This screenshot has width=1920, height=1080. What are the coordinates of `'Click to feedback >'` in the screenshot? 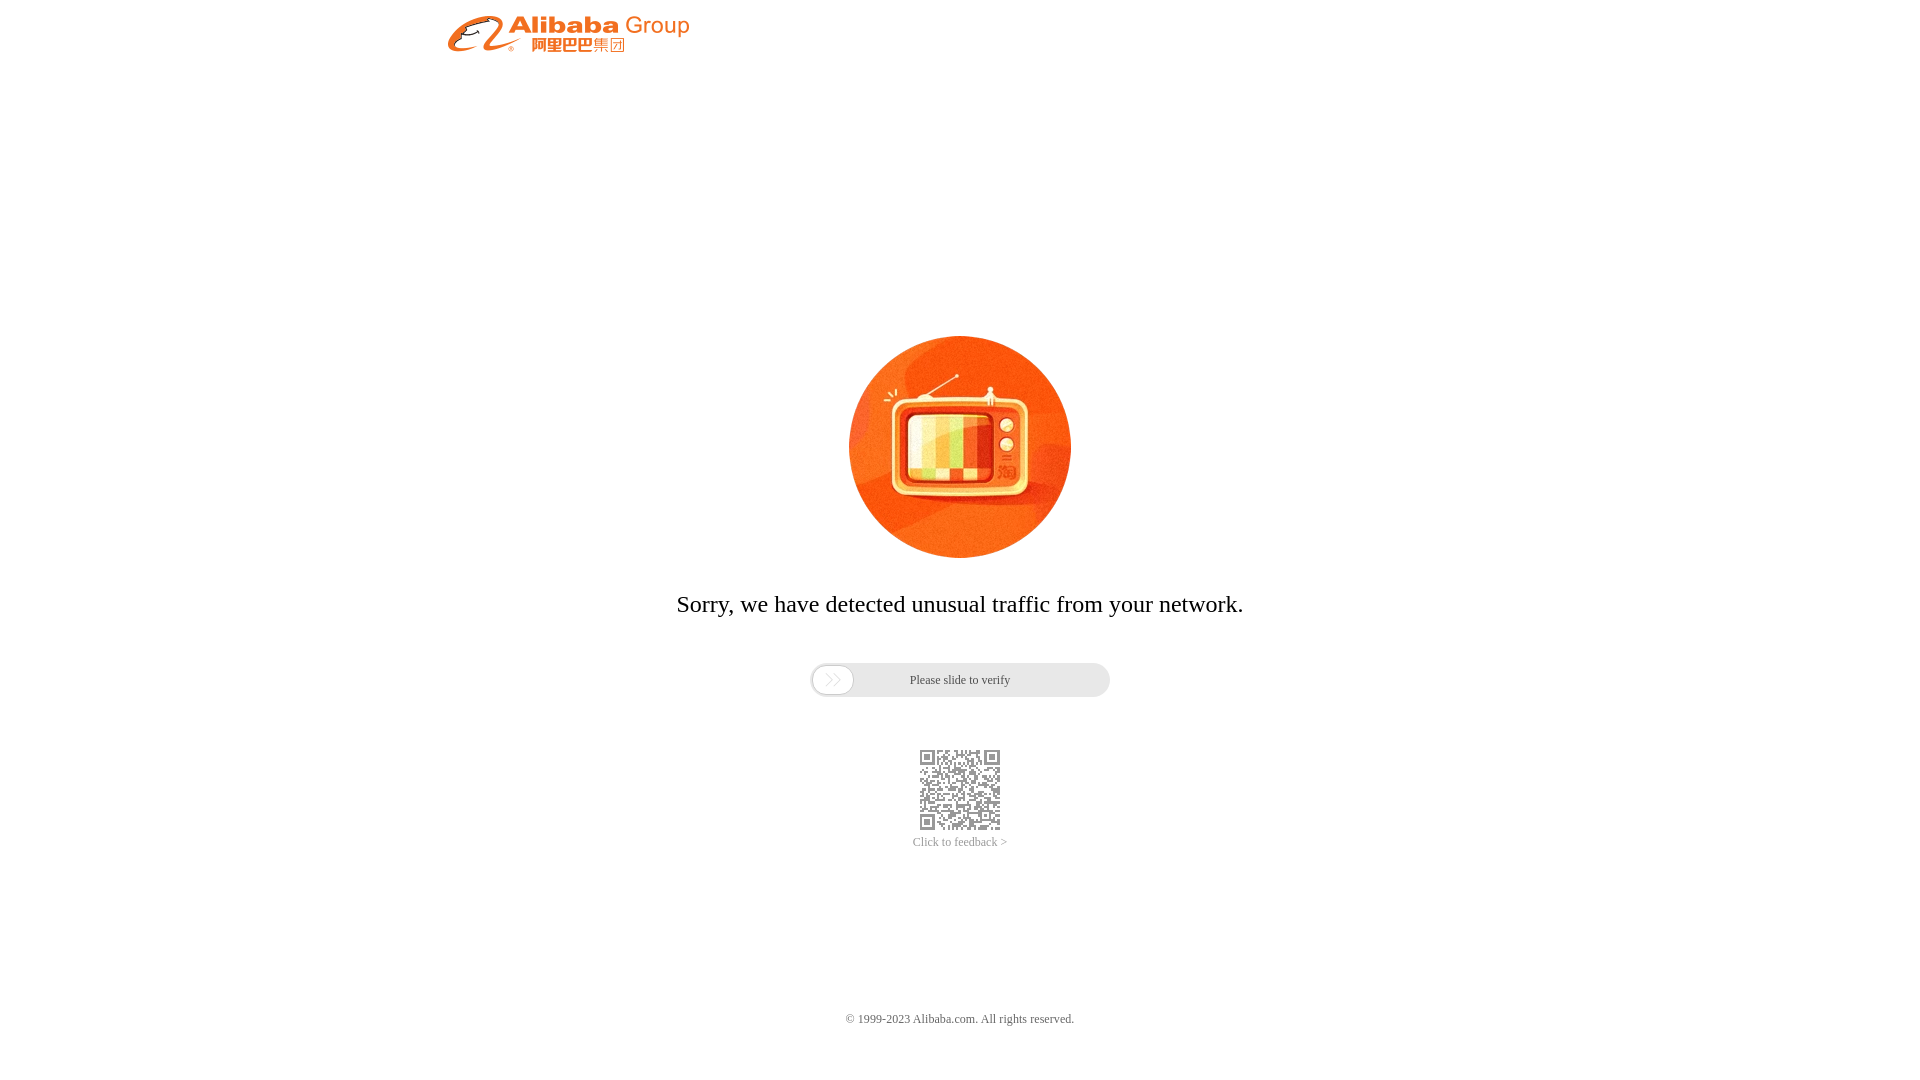 It's located at (960, 842).